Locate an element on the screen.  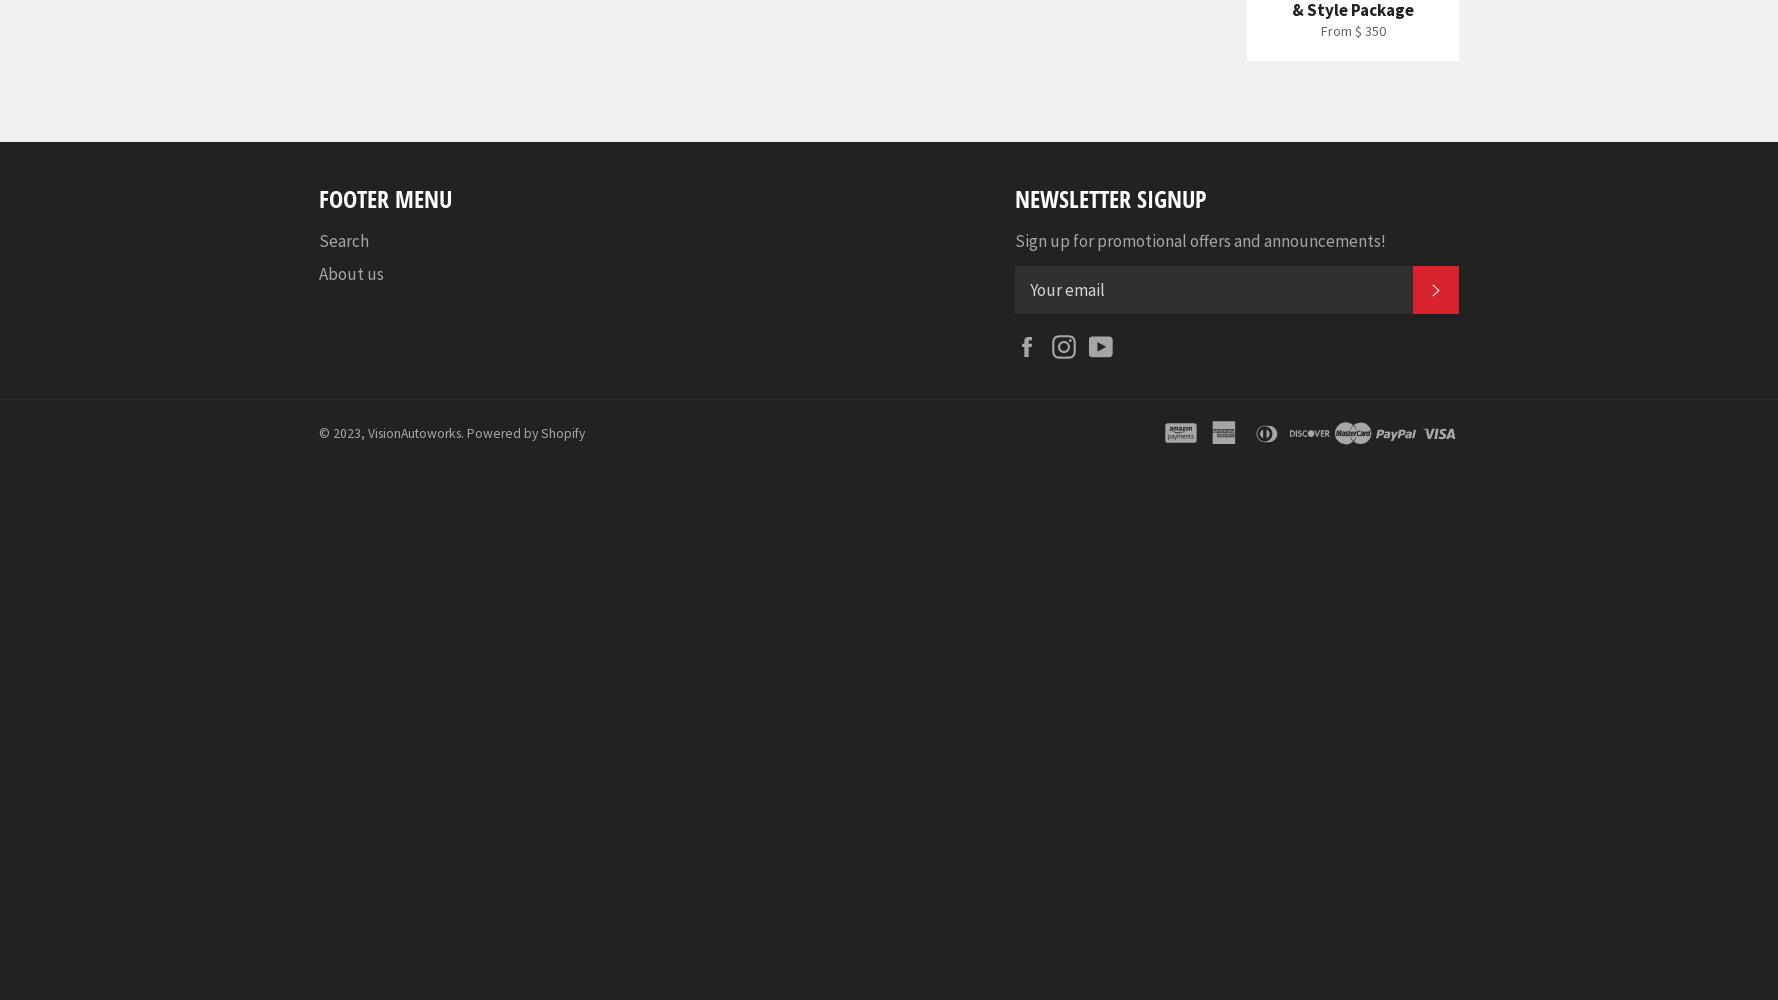
'Footer menu' is located at coordinates (318, 197).